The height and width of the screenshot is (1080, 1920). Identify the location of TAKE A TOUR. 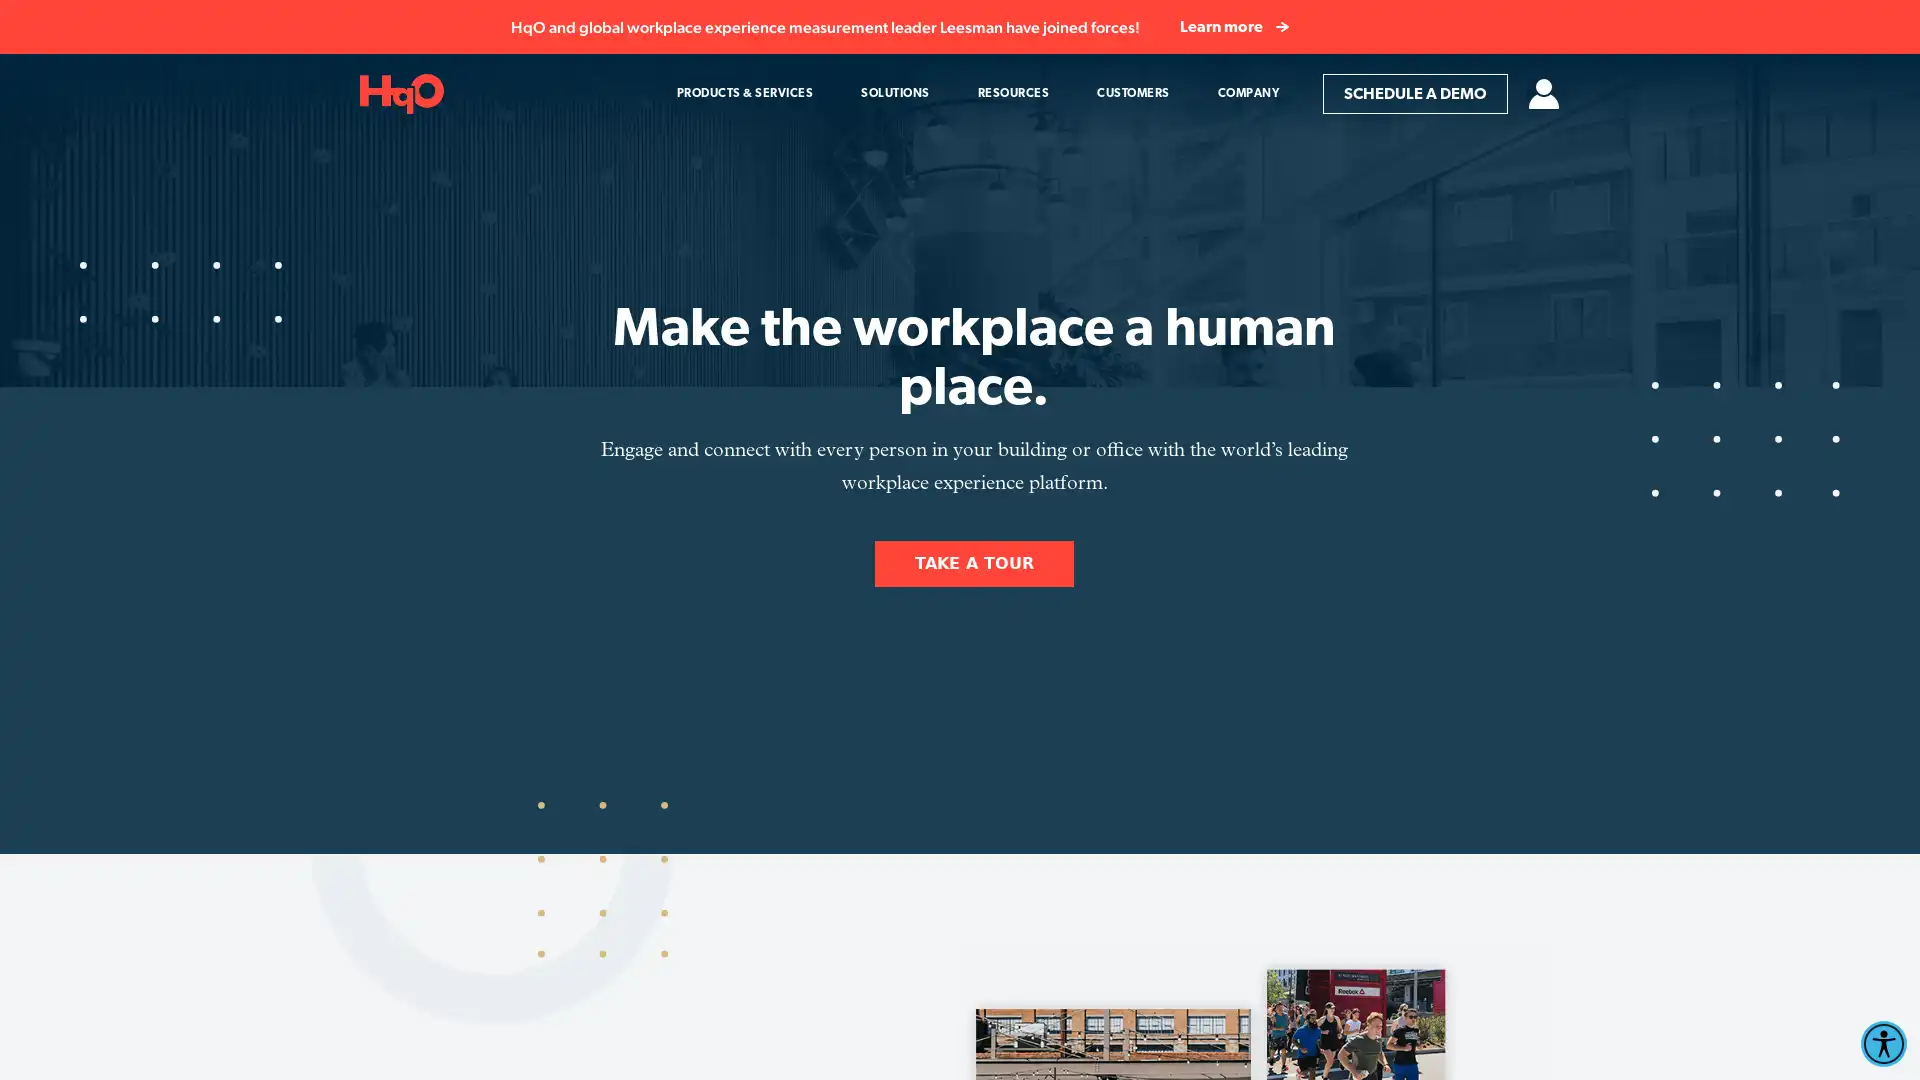
(974, 563).